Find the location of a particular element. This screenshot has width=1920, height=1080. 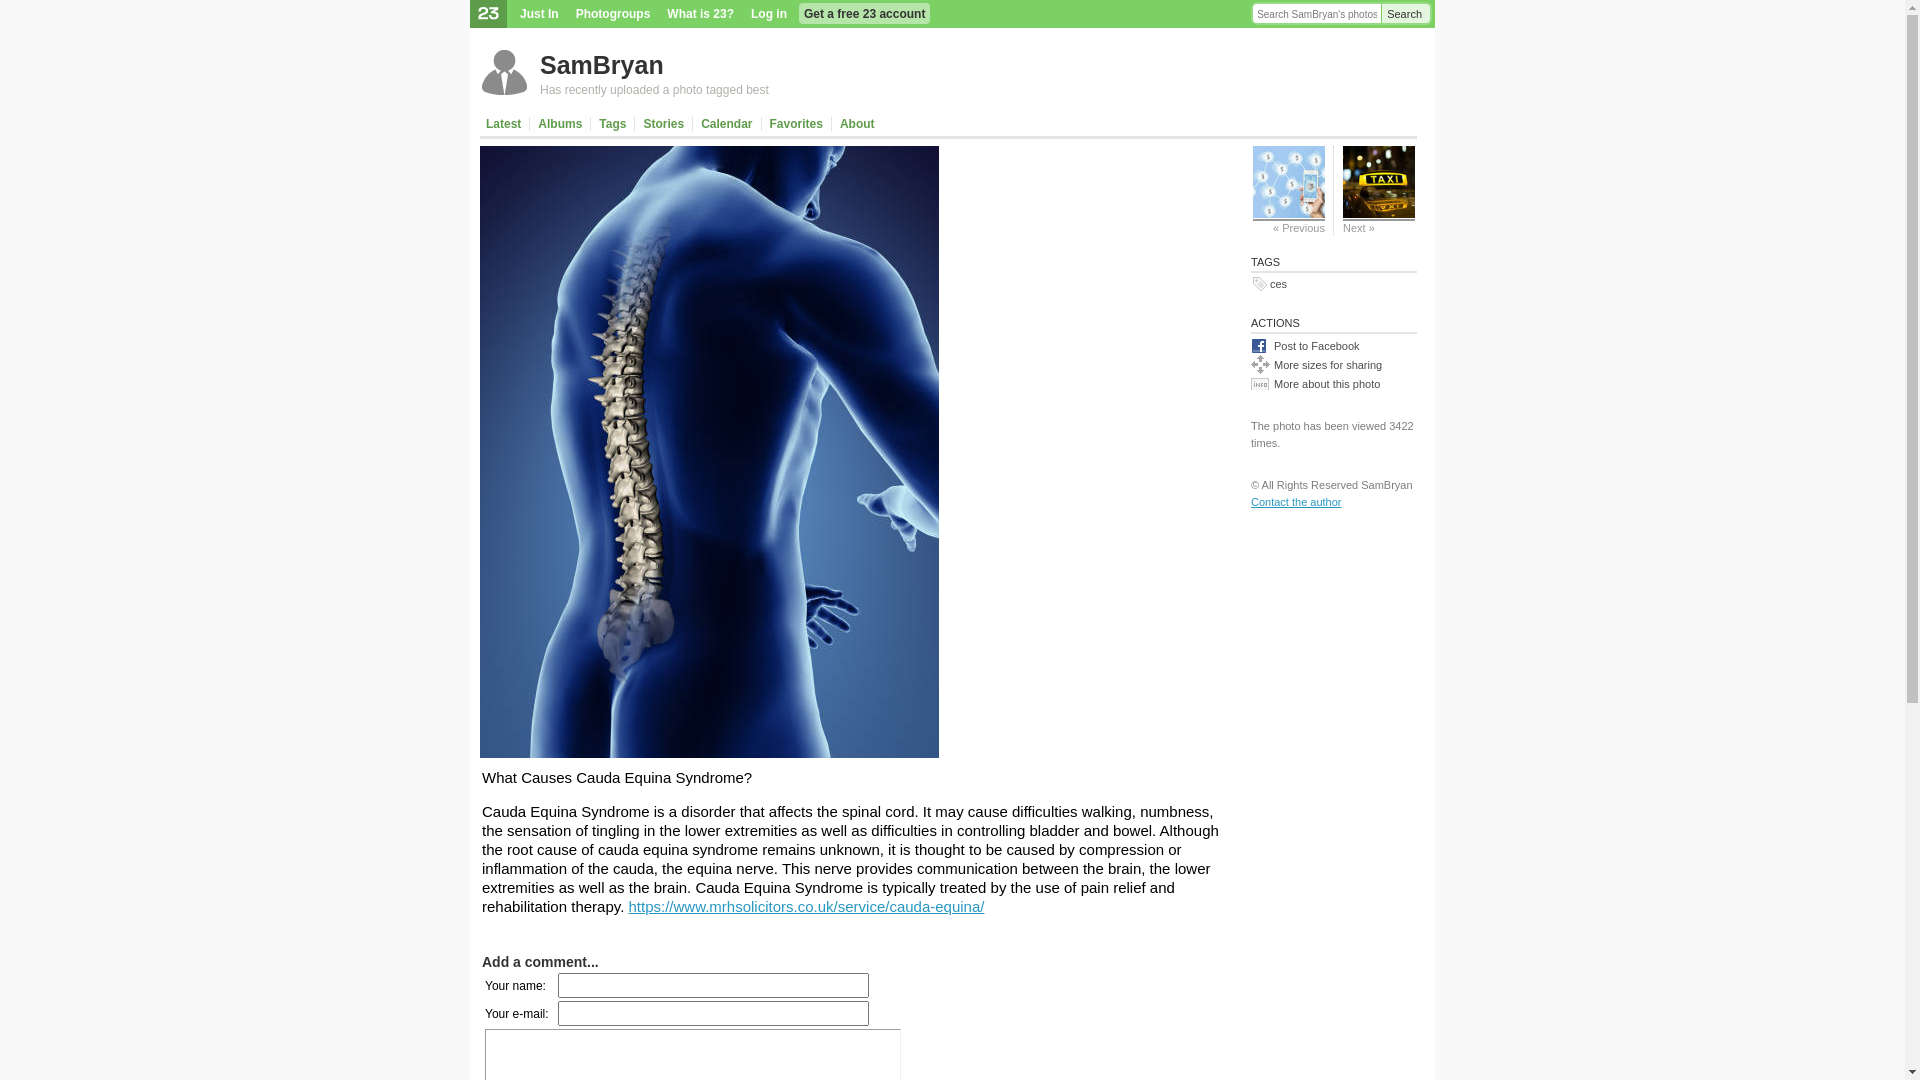

'More about this photo' is located at coordinates (1334, 383).